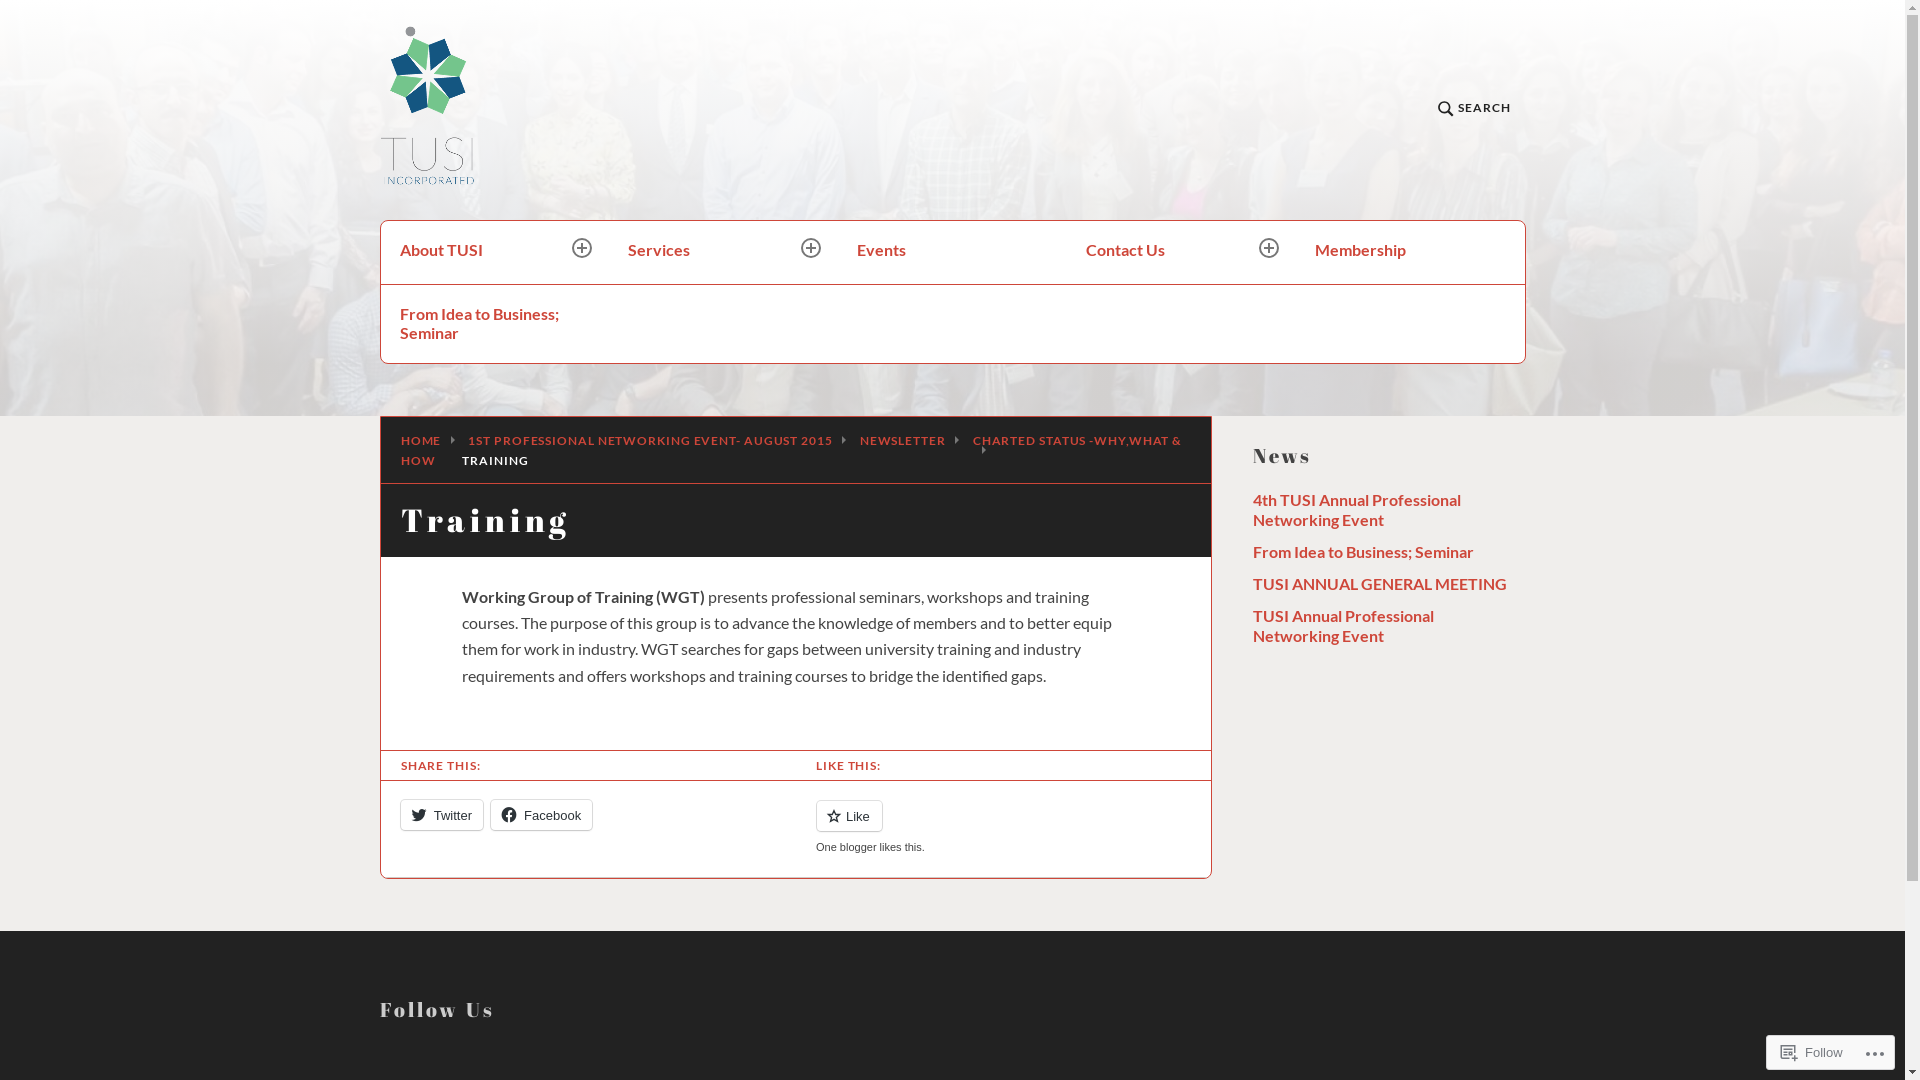  Describe the element at coordinates (1361, 551) in the screenshot. I see `'From Idea to Business; Seminar'` at that location.